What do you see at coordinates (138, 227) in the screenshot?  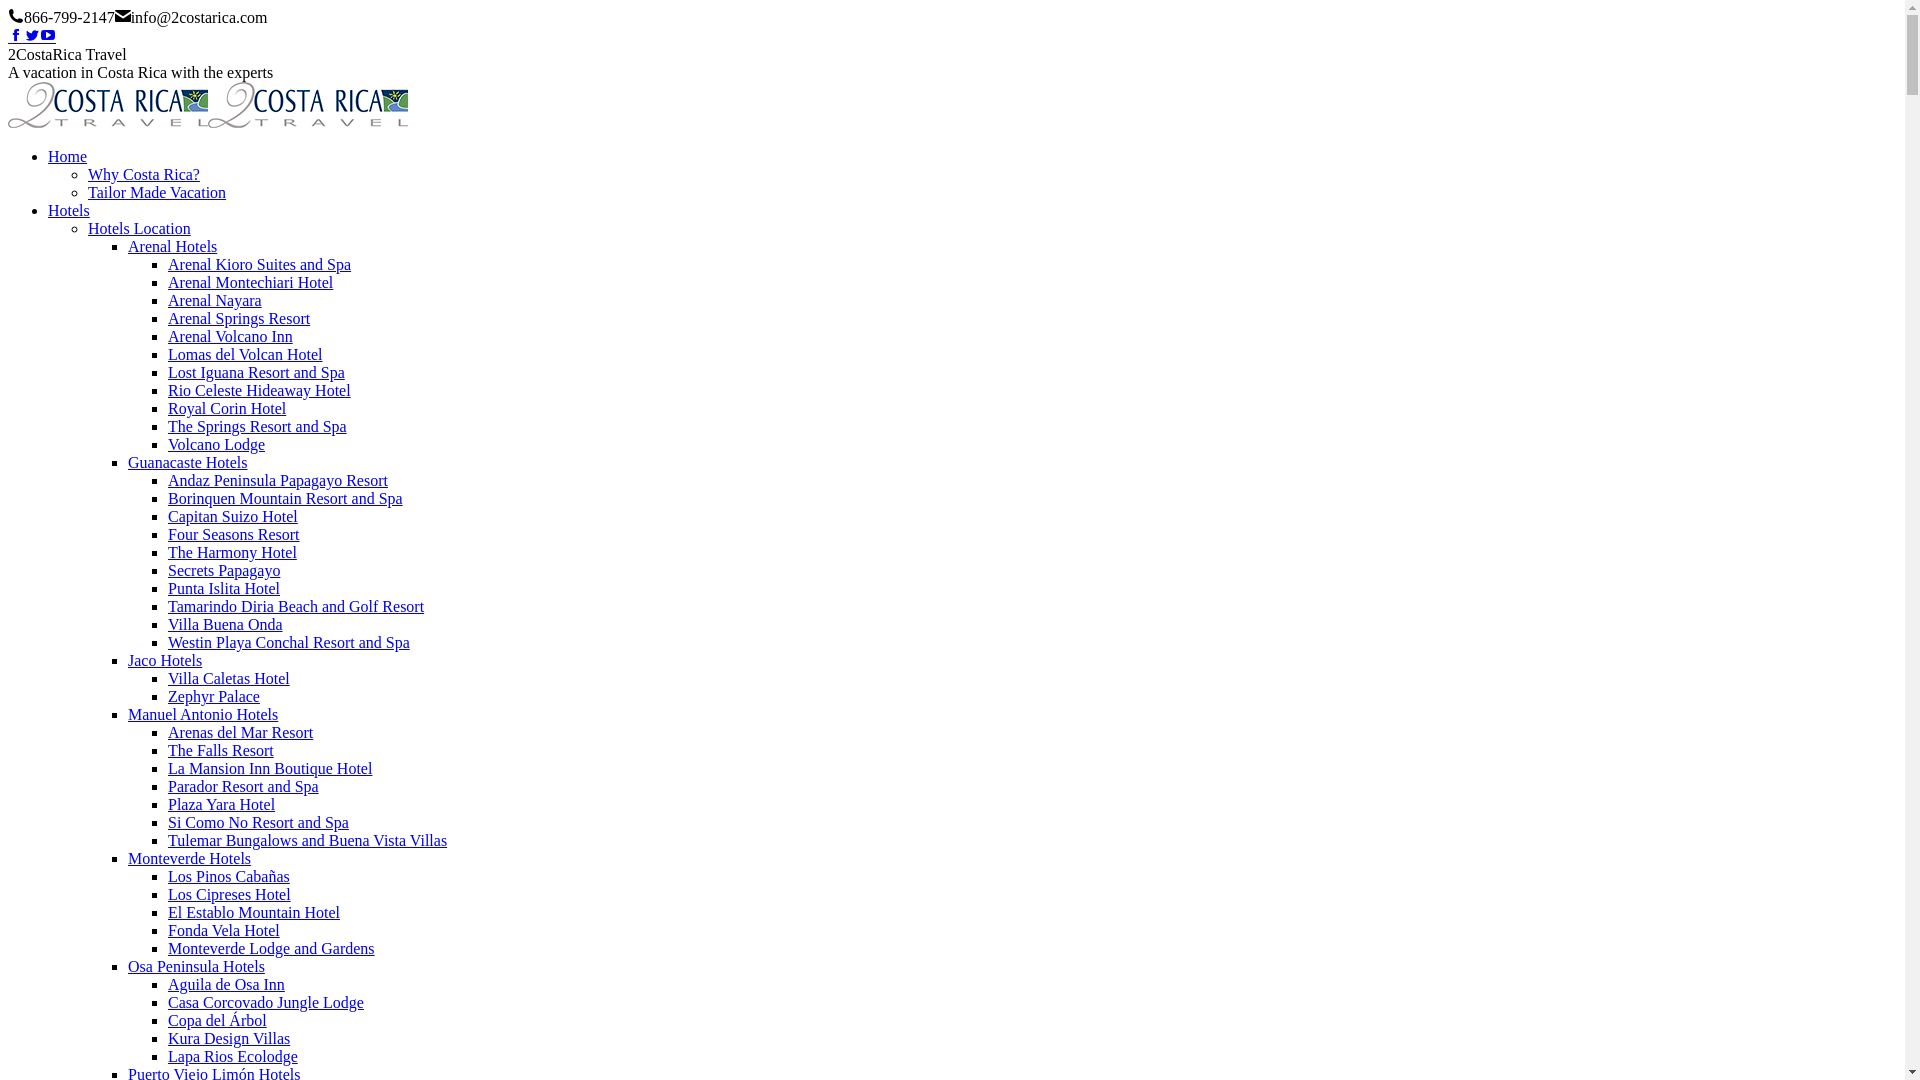 I see `'Hotels Location'` at bounding box center [138, 227].